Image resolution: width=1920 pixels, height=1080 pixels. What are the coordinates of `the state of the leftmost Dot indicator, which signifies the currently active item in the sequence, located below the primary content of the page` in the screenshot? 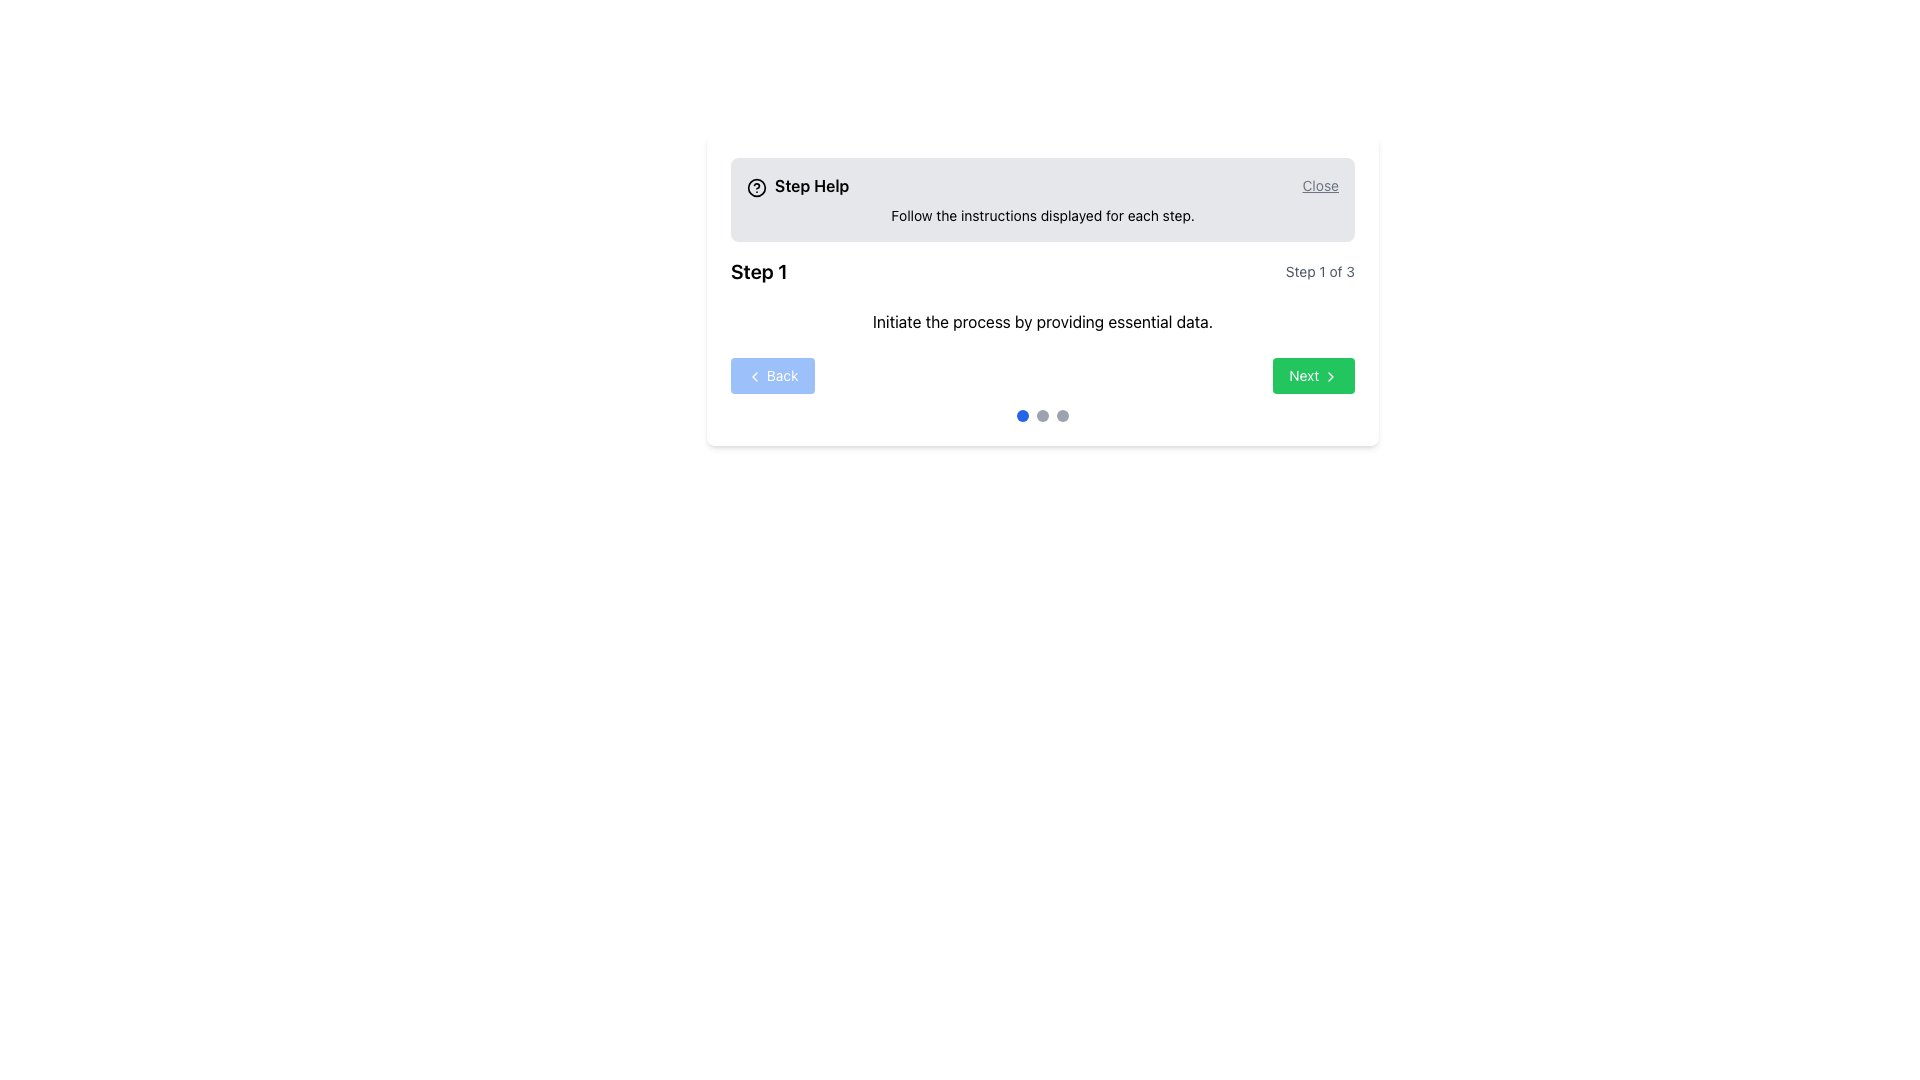 It's located at (1022, 415).